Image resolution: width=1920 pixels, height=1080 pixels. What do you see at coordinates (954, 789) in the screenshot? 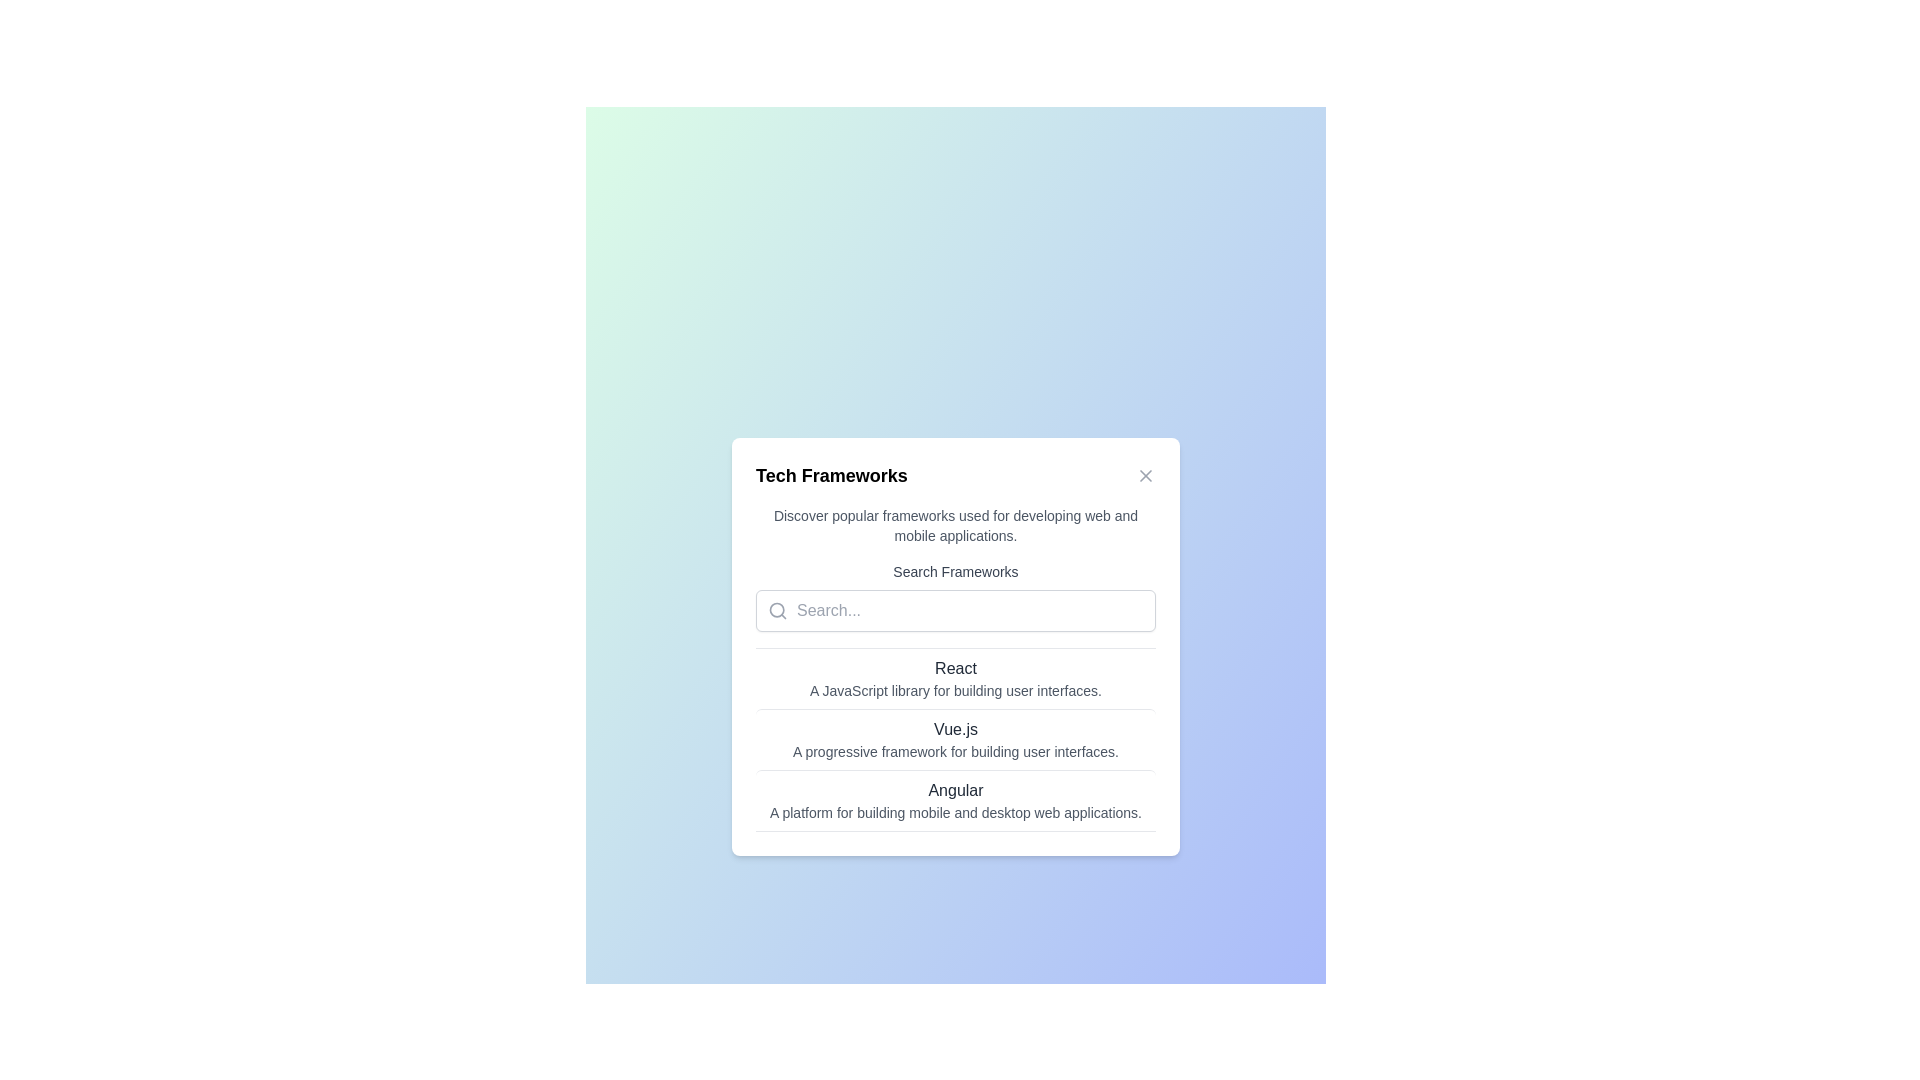
I see `text label representing the name of the framework, which is positioned at the top of the framework description section` at bounding box center [954, 789].